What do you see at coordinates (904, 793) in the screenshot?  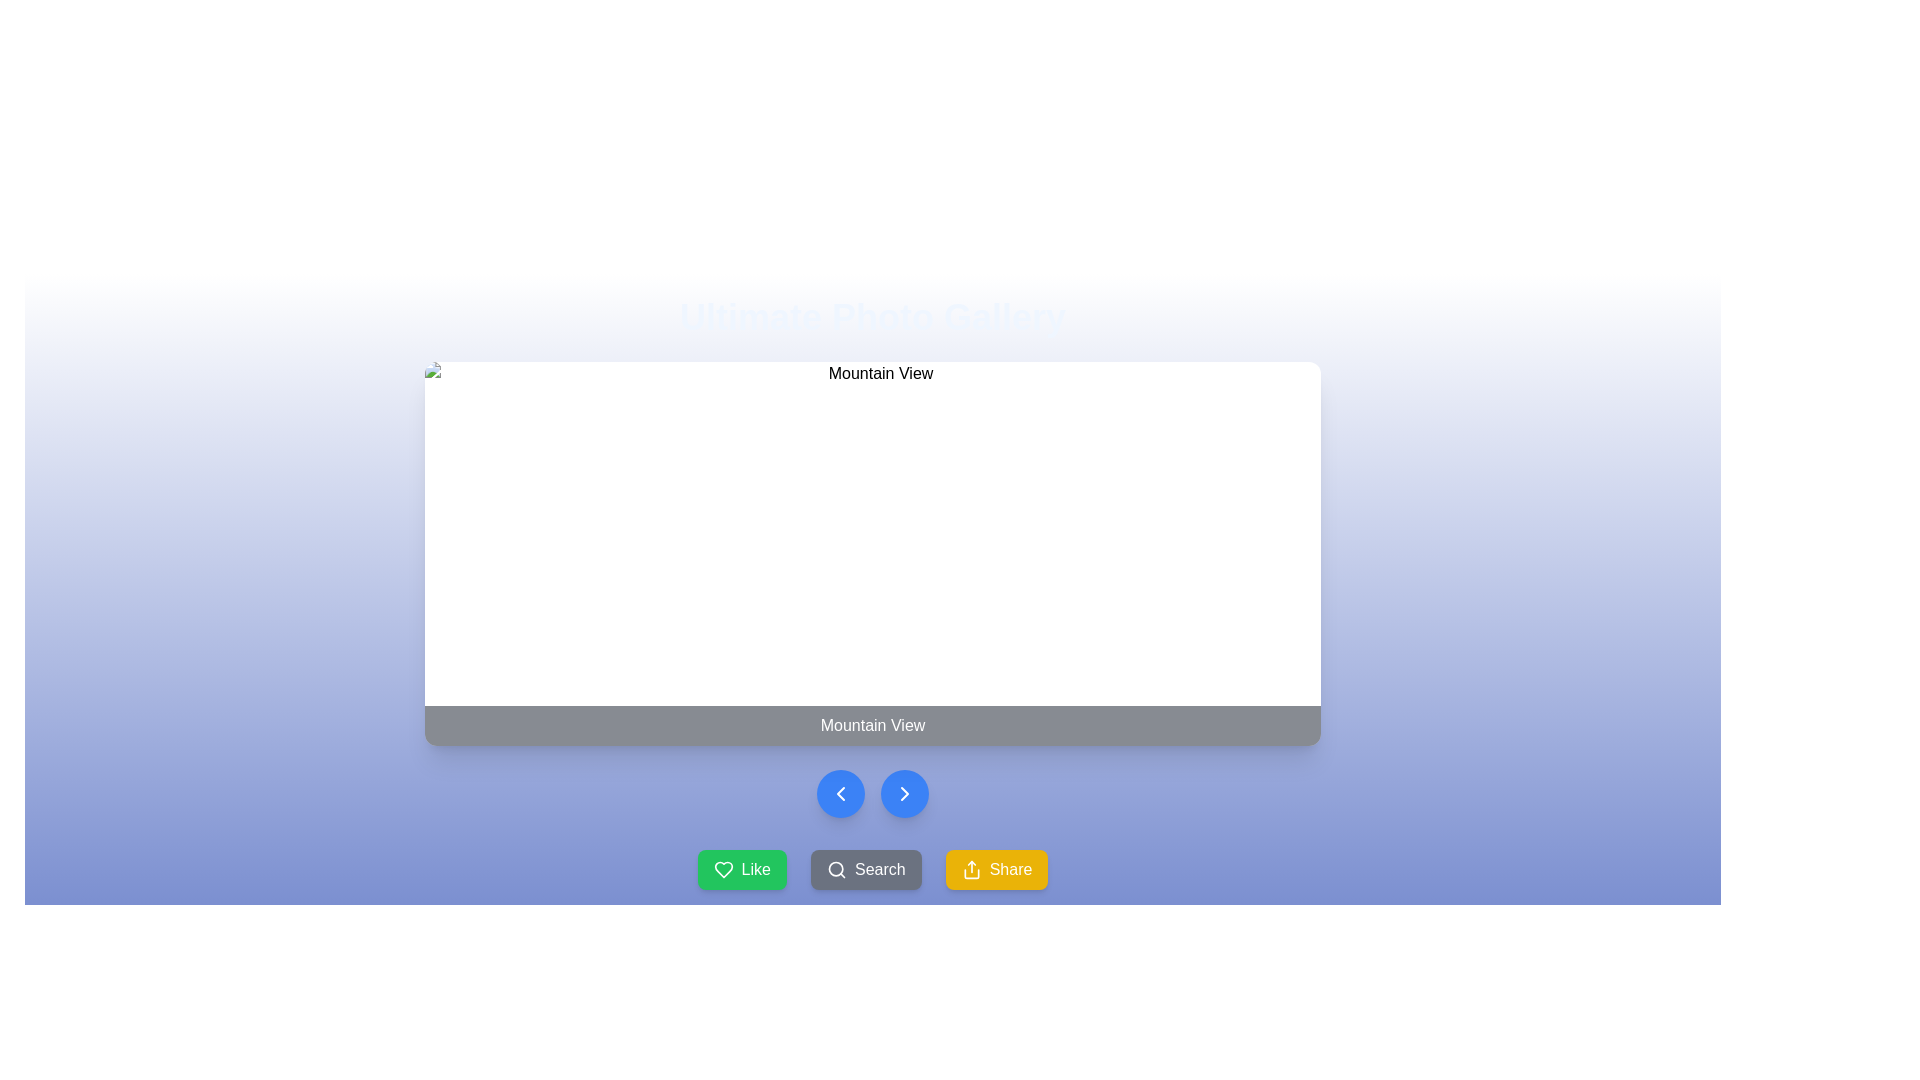 I see `the second circular button with a blue background and a right-pointing chevron icon` at bounding box center [904, 793].